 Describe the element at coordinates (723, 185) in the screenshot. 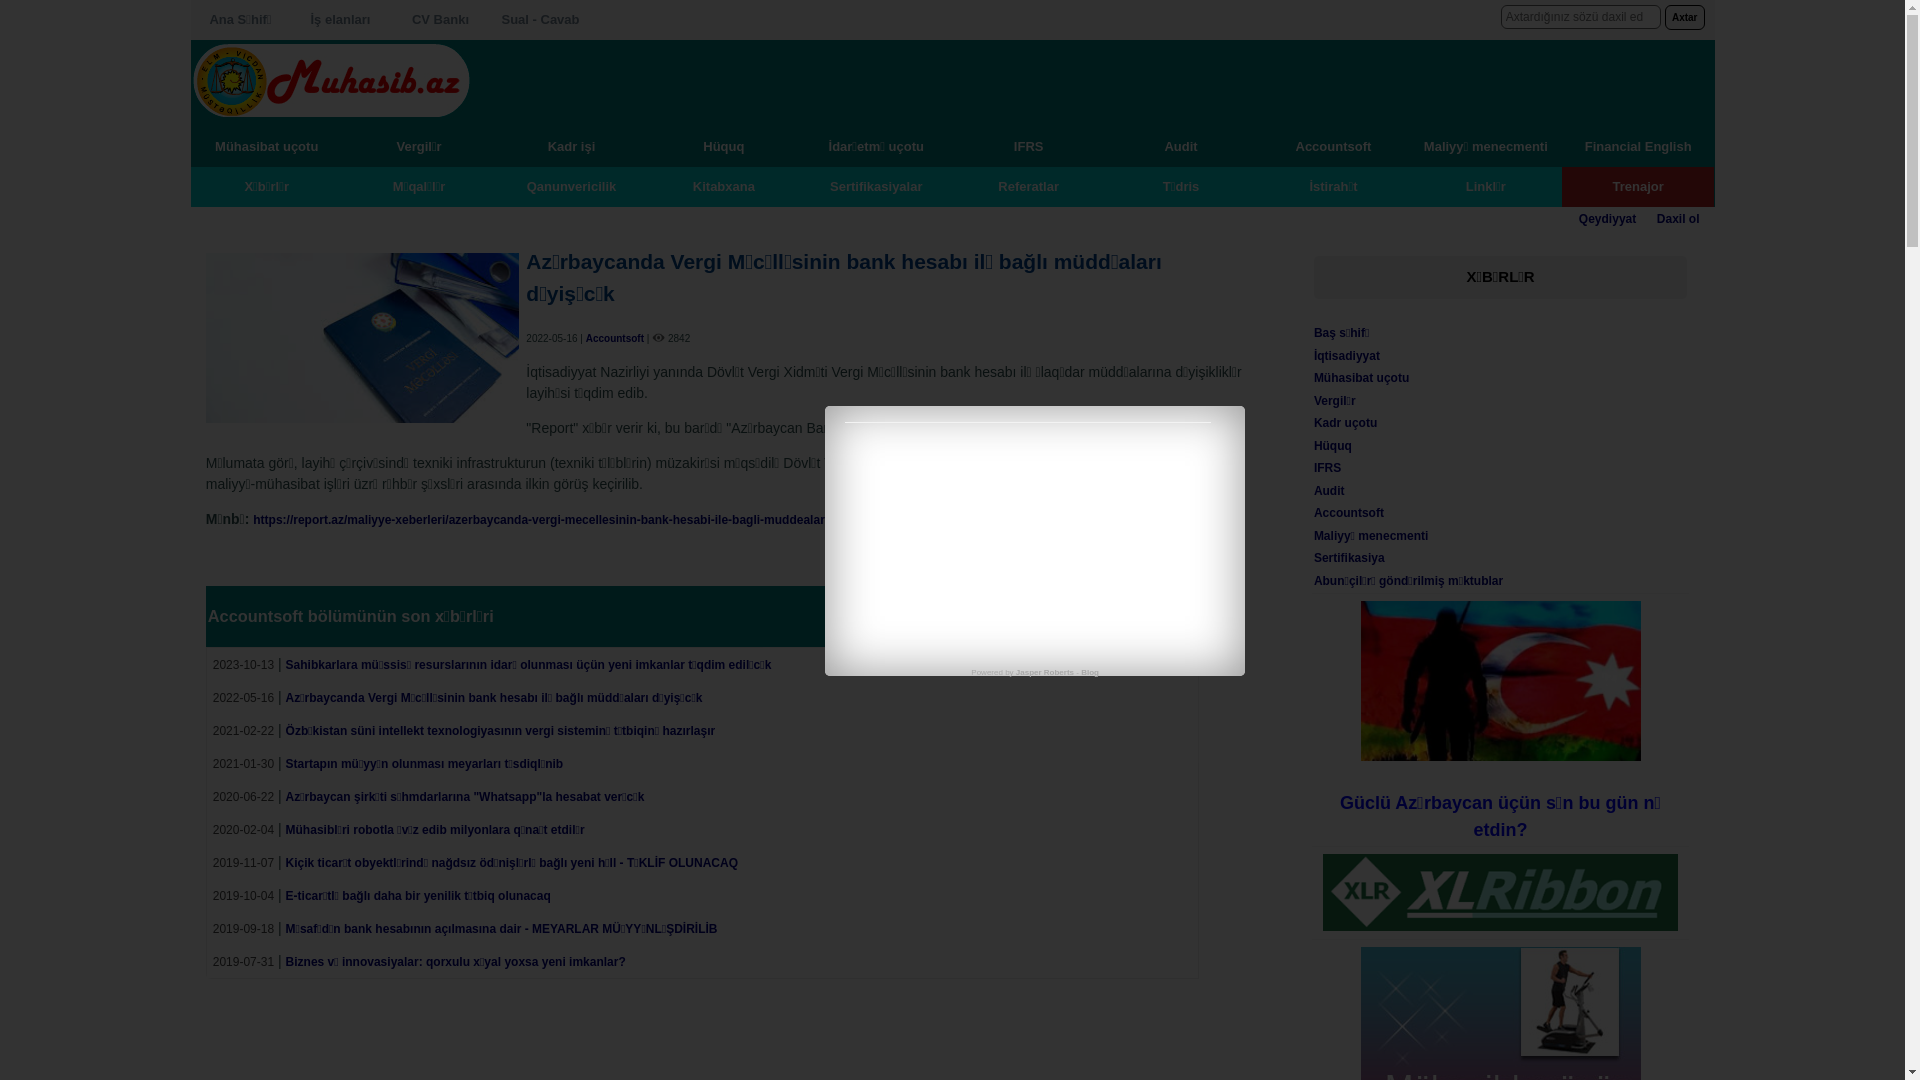

I see `'Kitabxana'` at that location.